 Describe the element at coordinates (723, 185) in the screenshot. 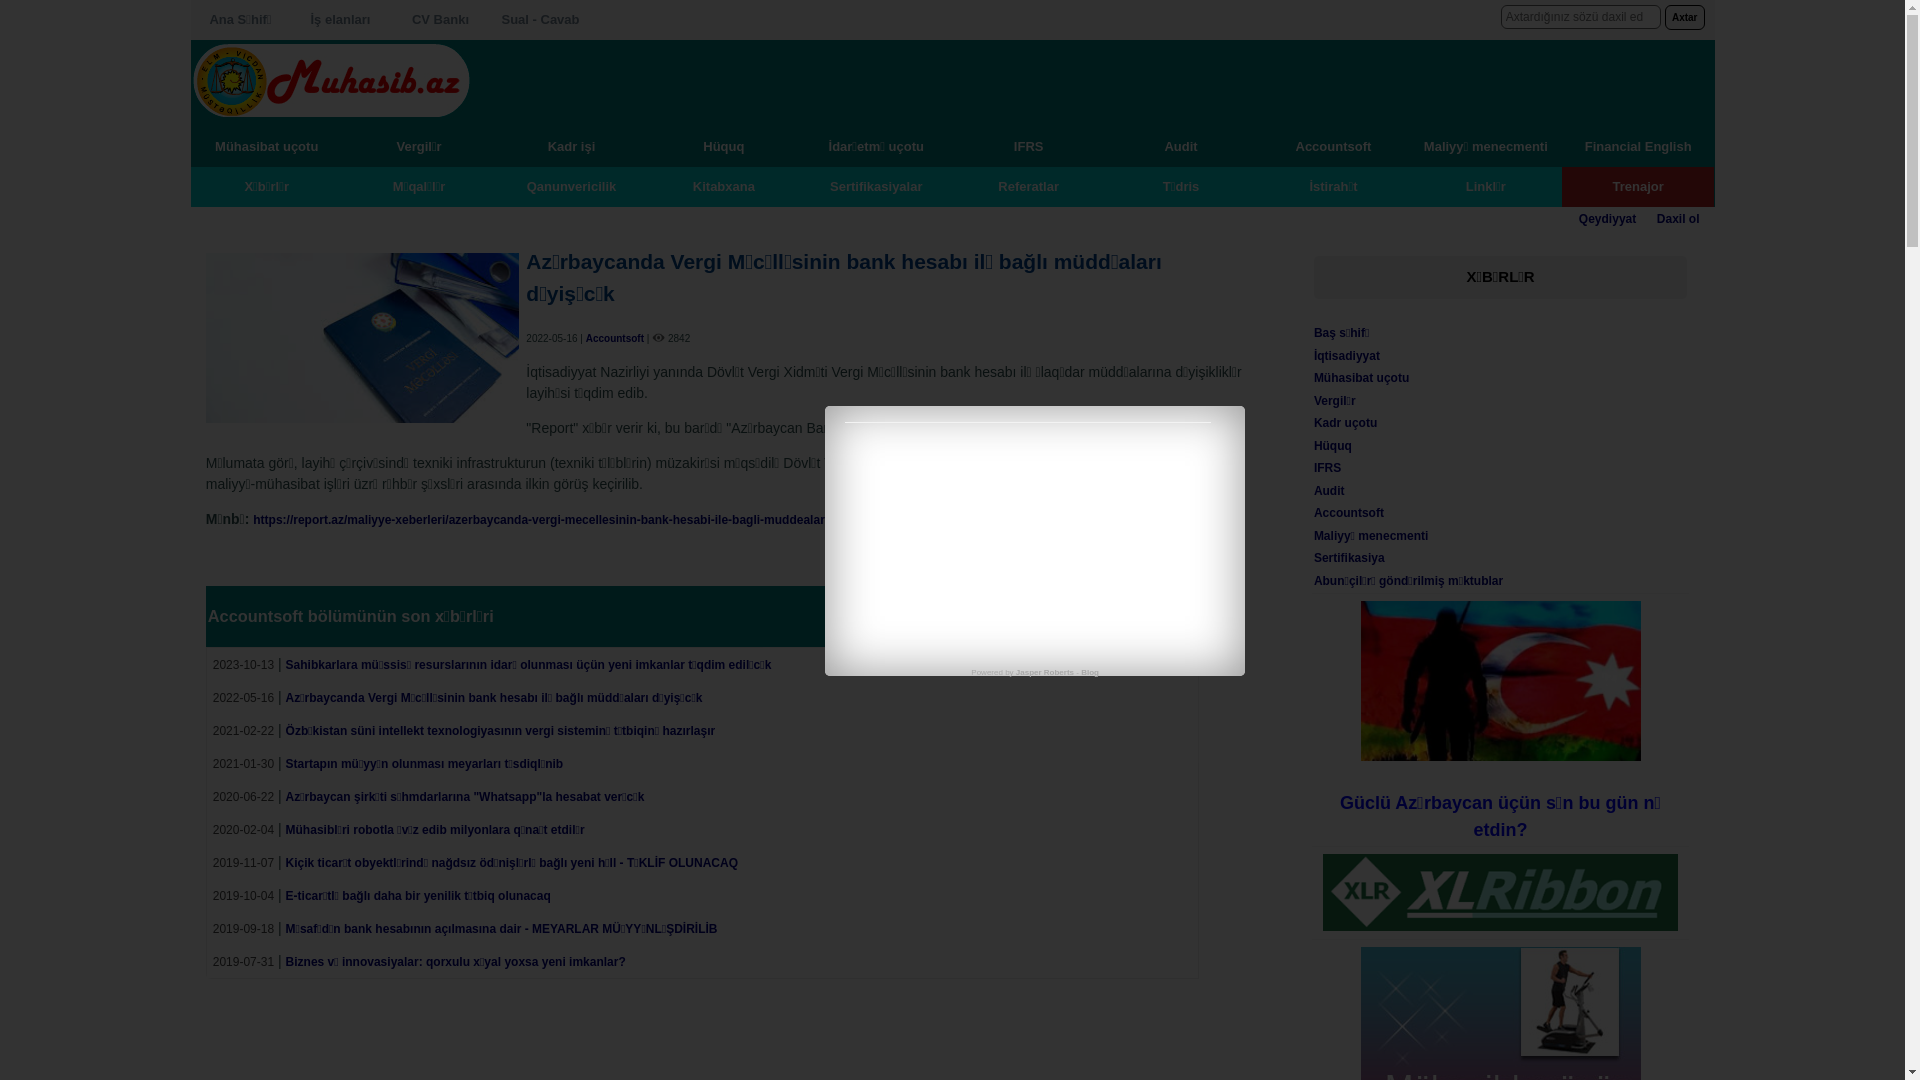

I see `'Kitabxana'` at that location.